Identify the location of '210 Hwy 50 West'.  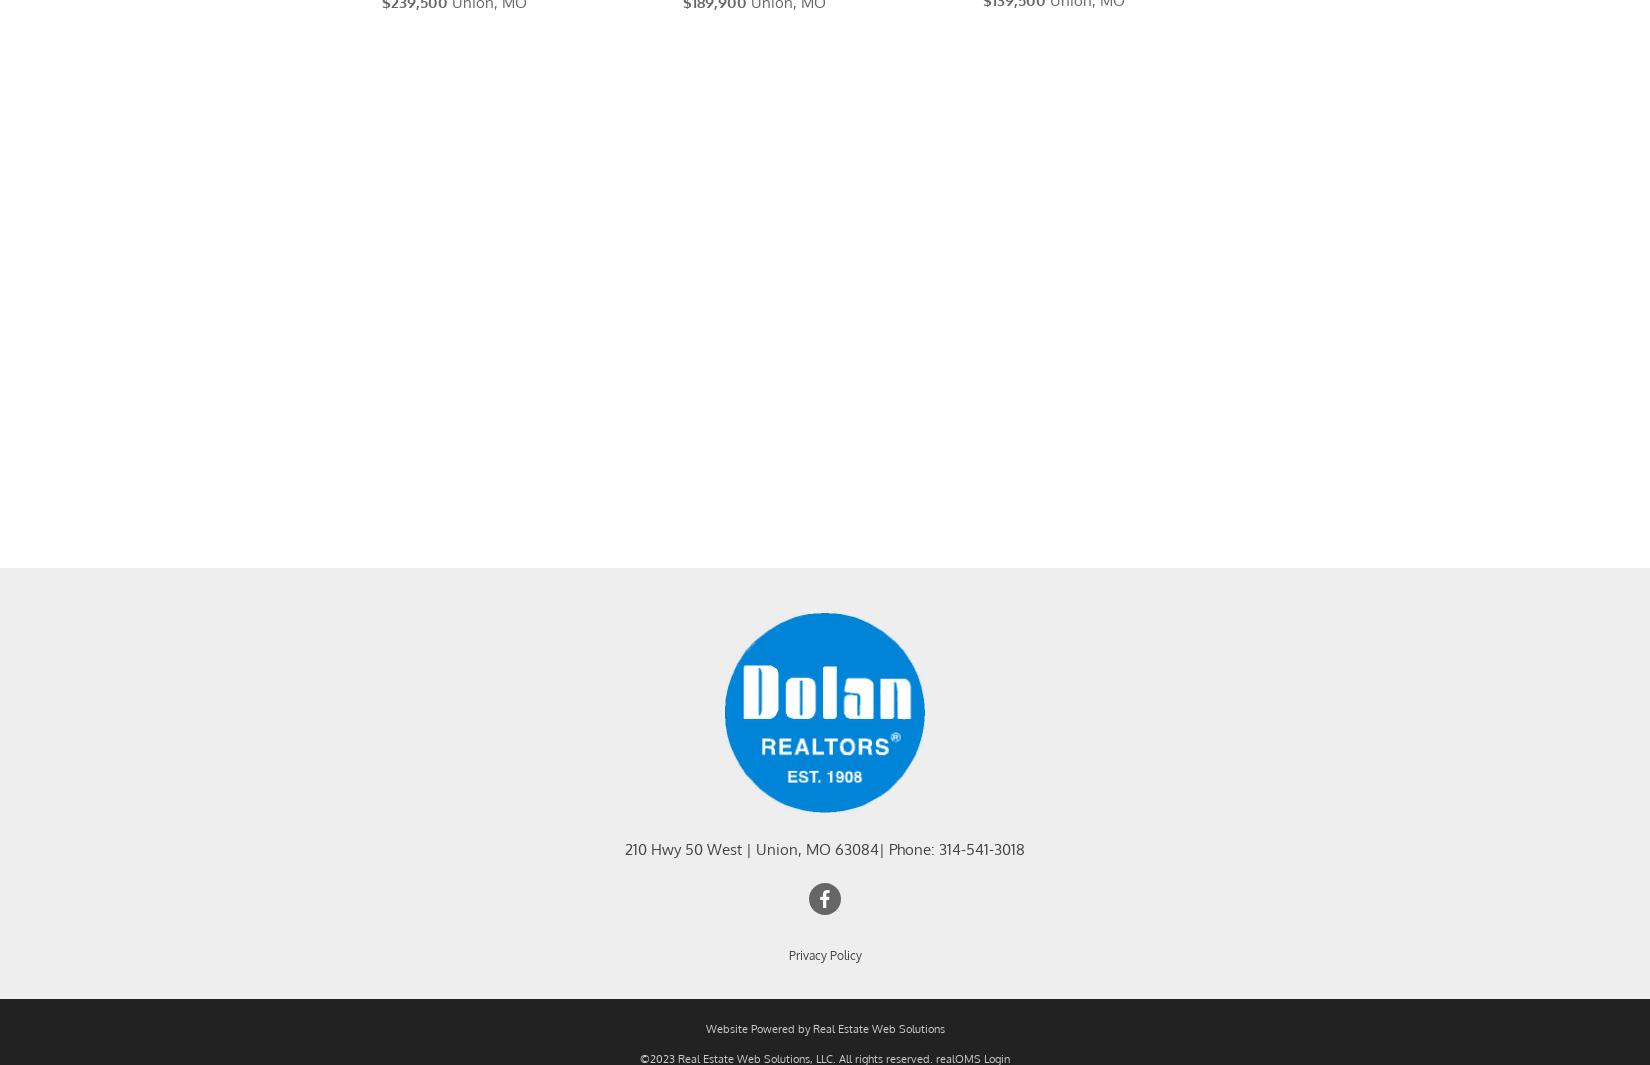
(624, 874).